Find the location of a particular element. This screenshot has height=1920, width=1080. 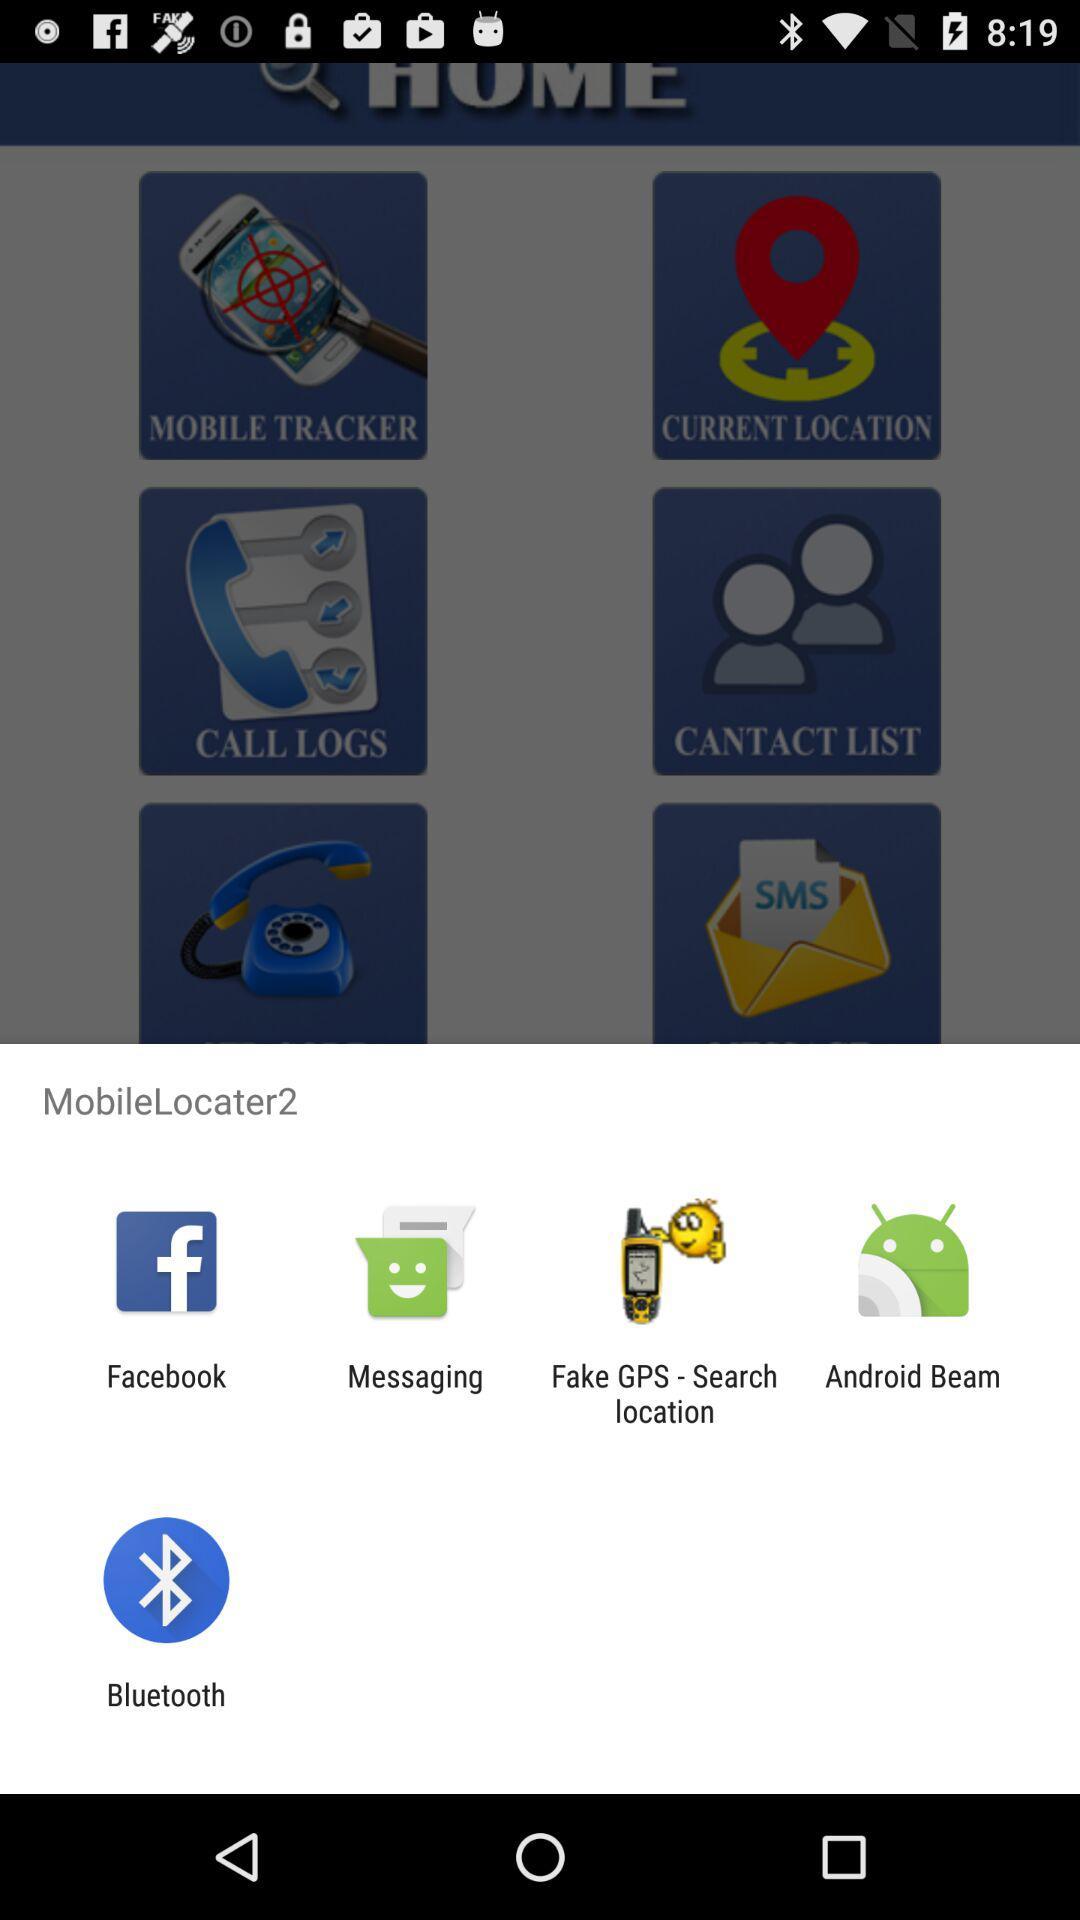

icon next to messaging is located at coordinates (664, 1392).